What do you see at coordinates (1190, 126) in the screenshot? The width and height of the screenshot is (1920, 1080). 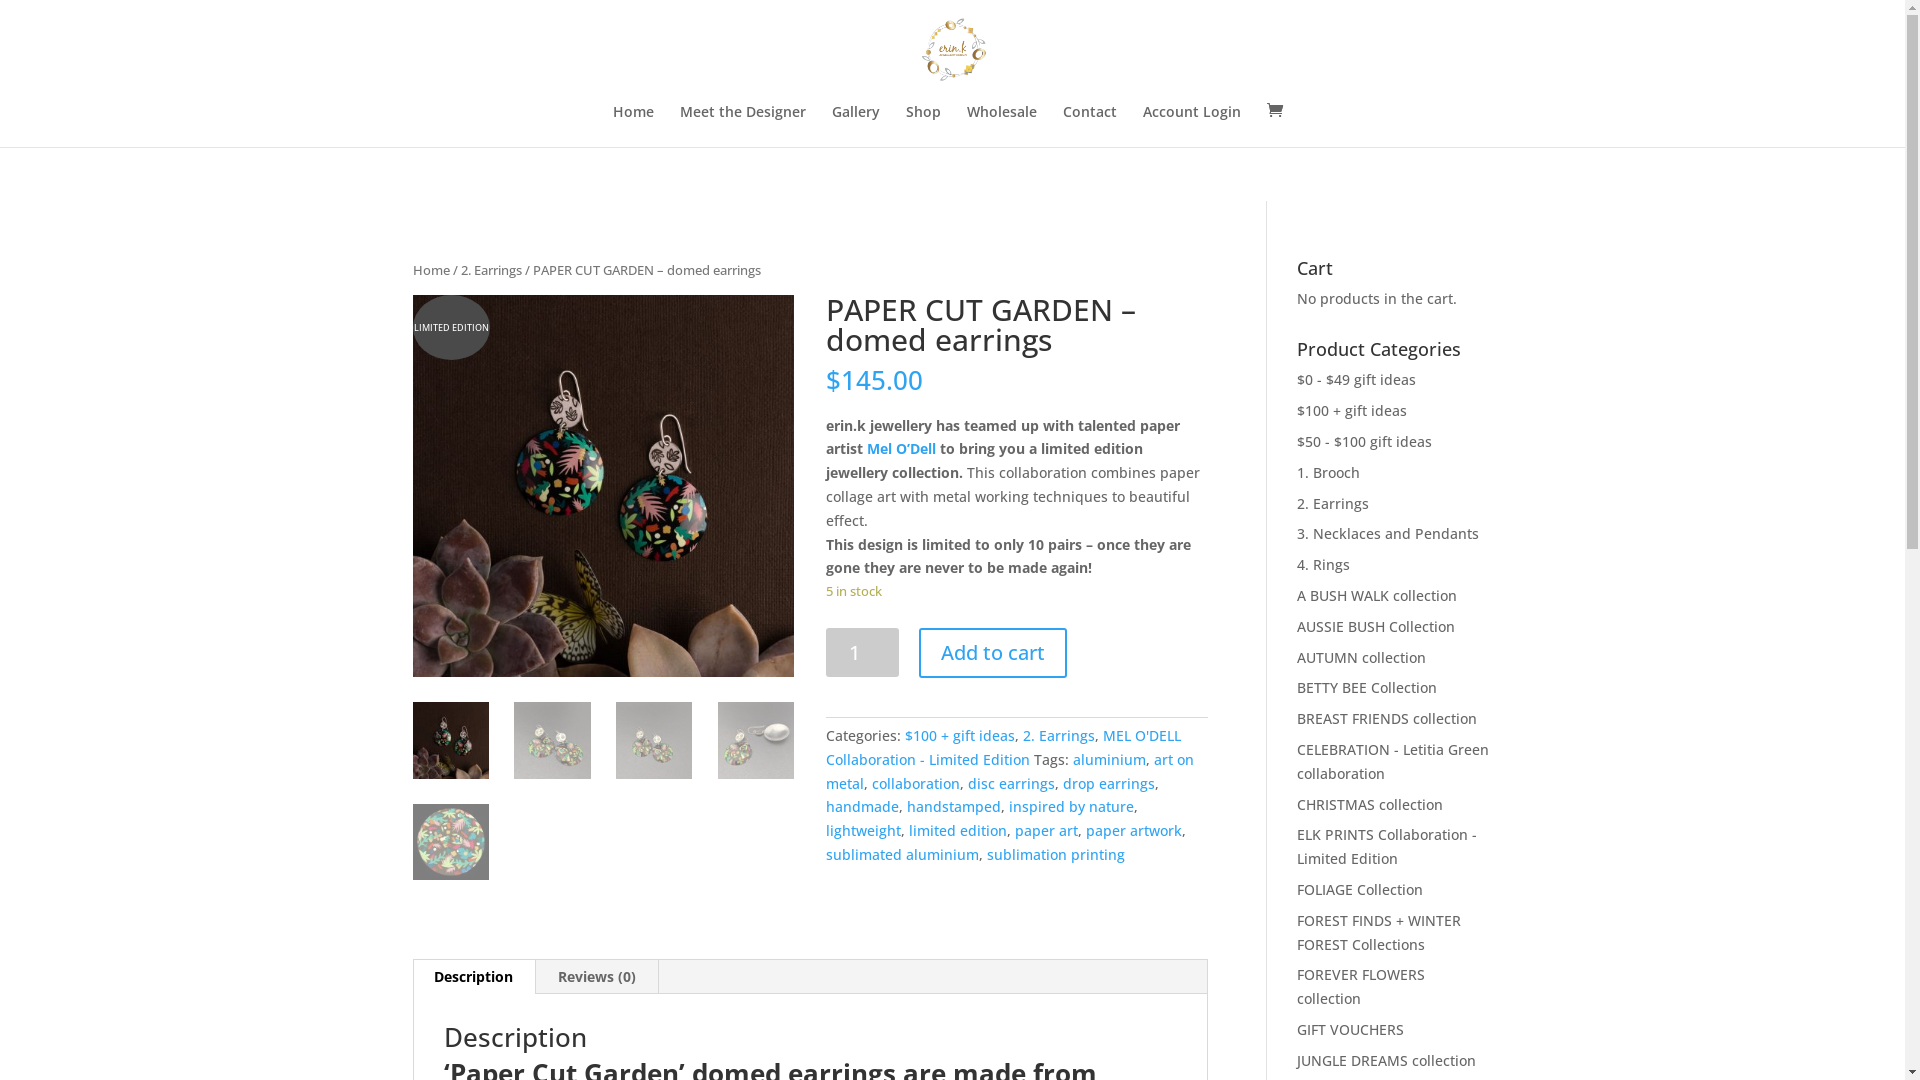 I see `'Account Login'` at bounding box center [1190, 126].